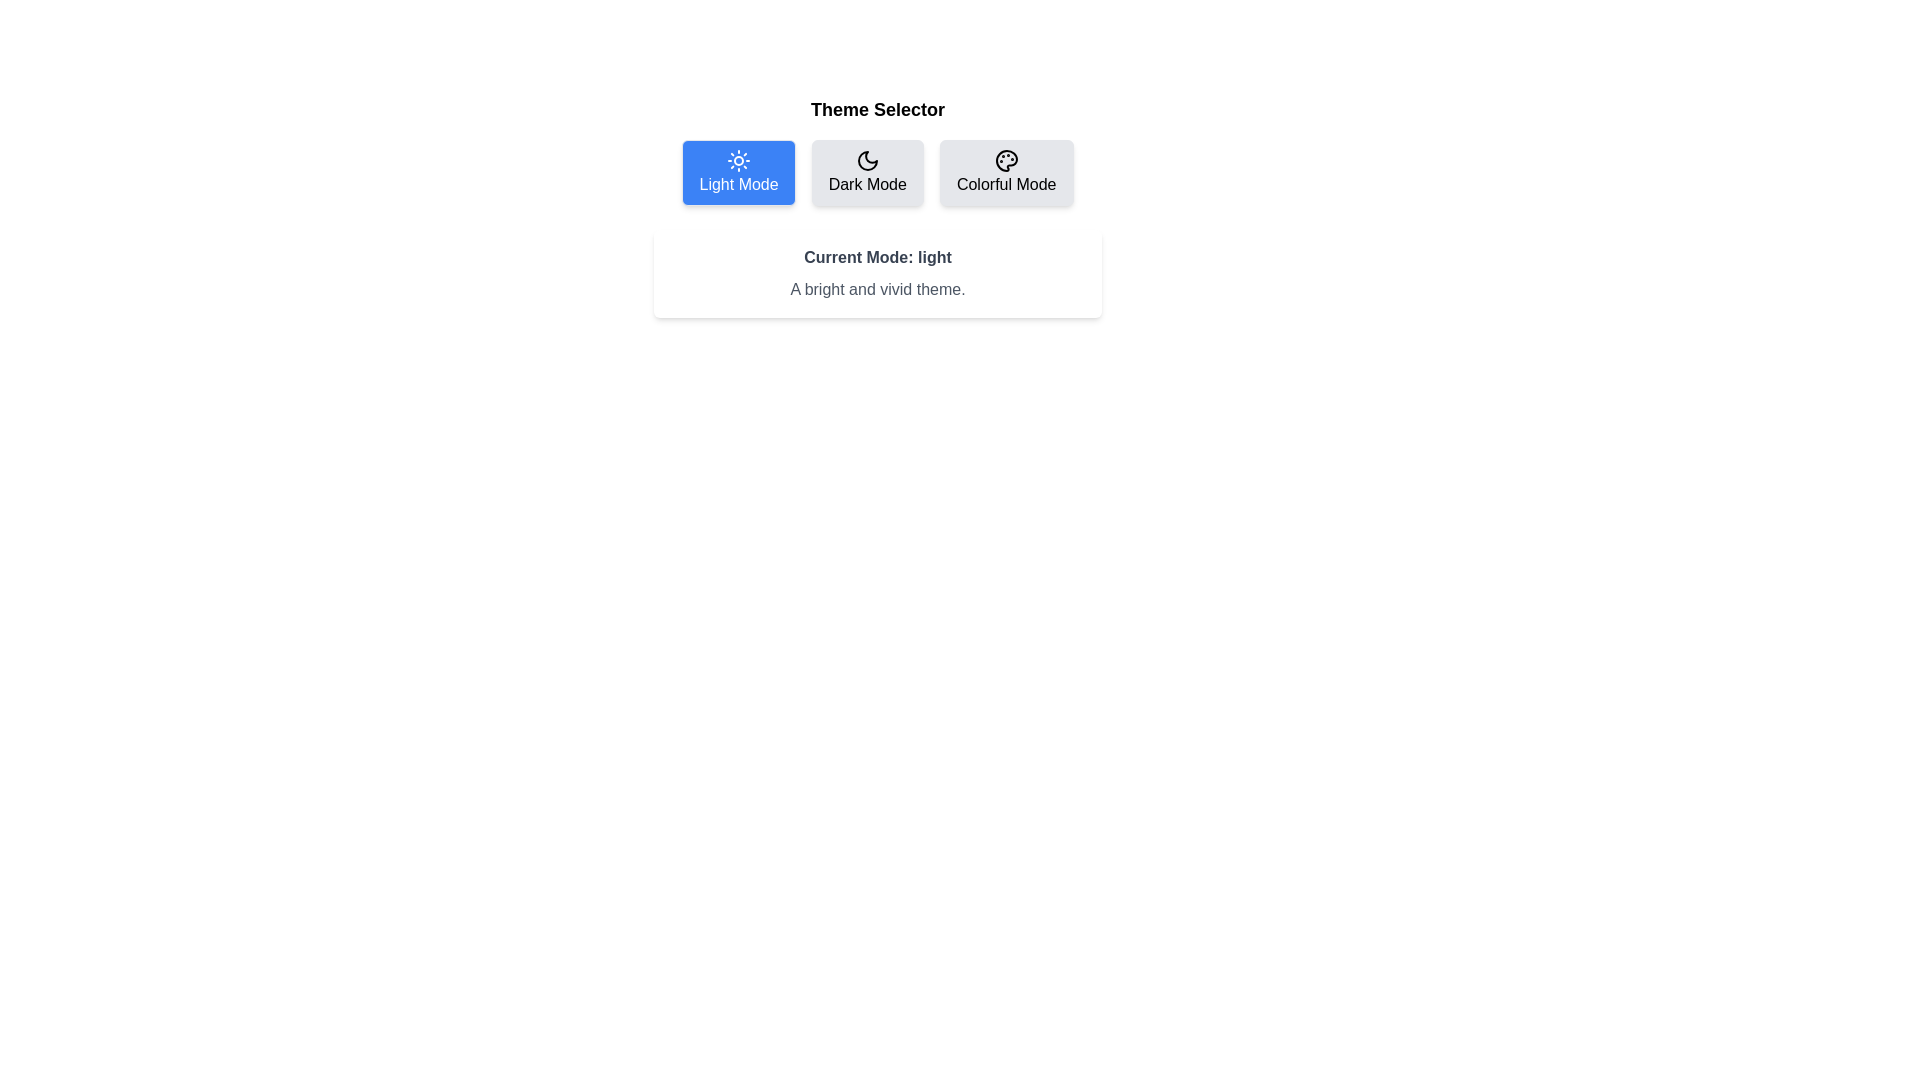  What do you see at coordinates (738, 172) in the screenshot?
I see `the rectangular blue button with white text labeled 'Light Mode' to switch to Light Mode` at bounding box center [738, 172].